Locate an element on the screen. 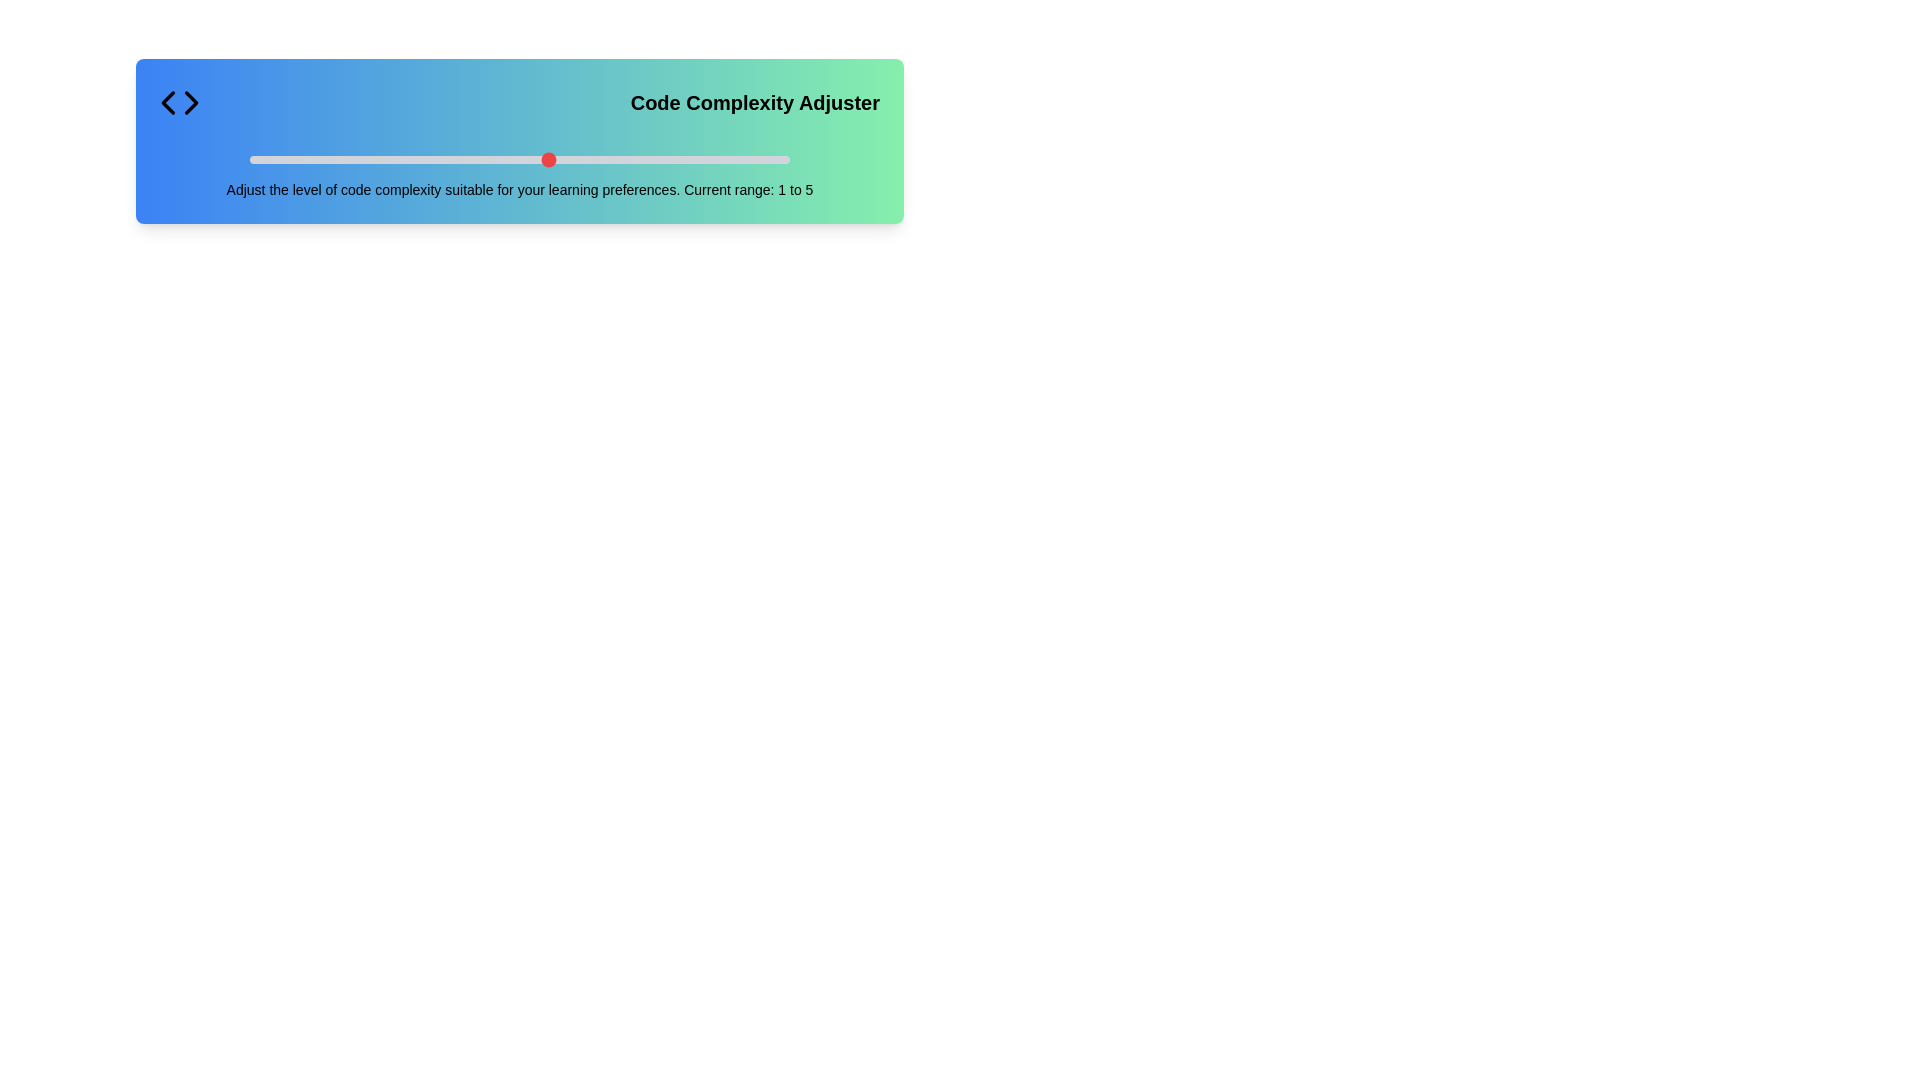 The height and width of the screenshot is (1080, 1920). the slider to set the code complexity to 3 is located at coordinates (369, 158).